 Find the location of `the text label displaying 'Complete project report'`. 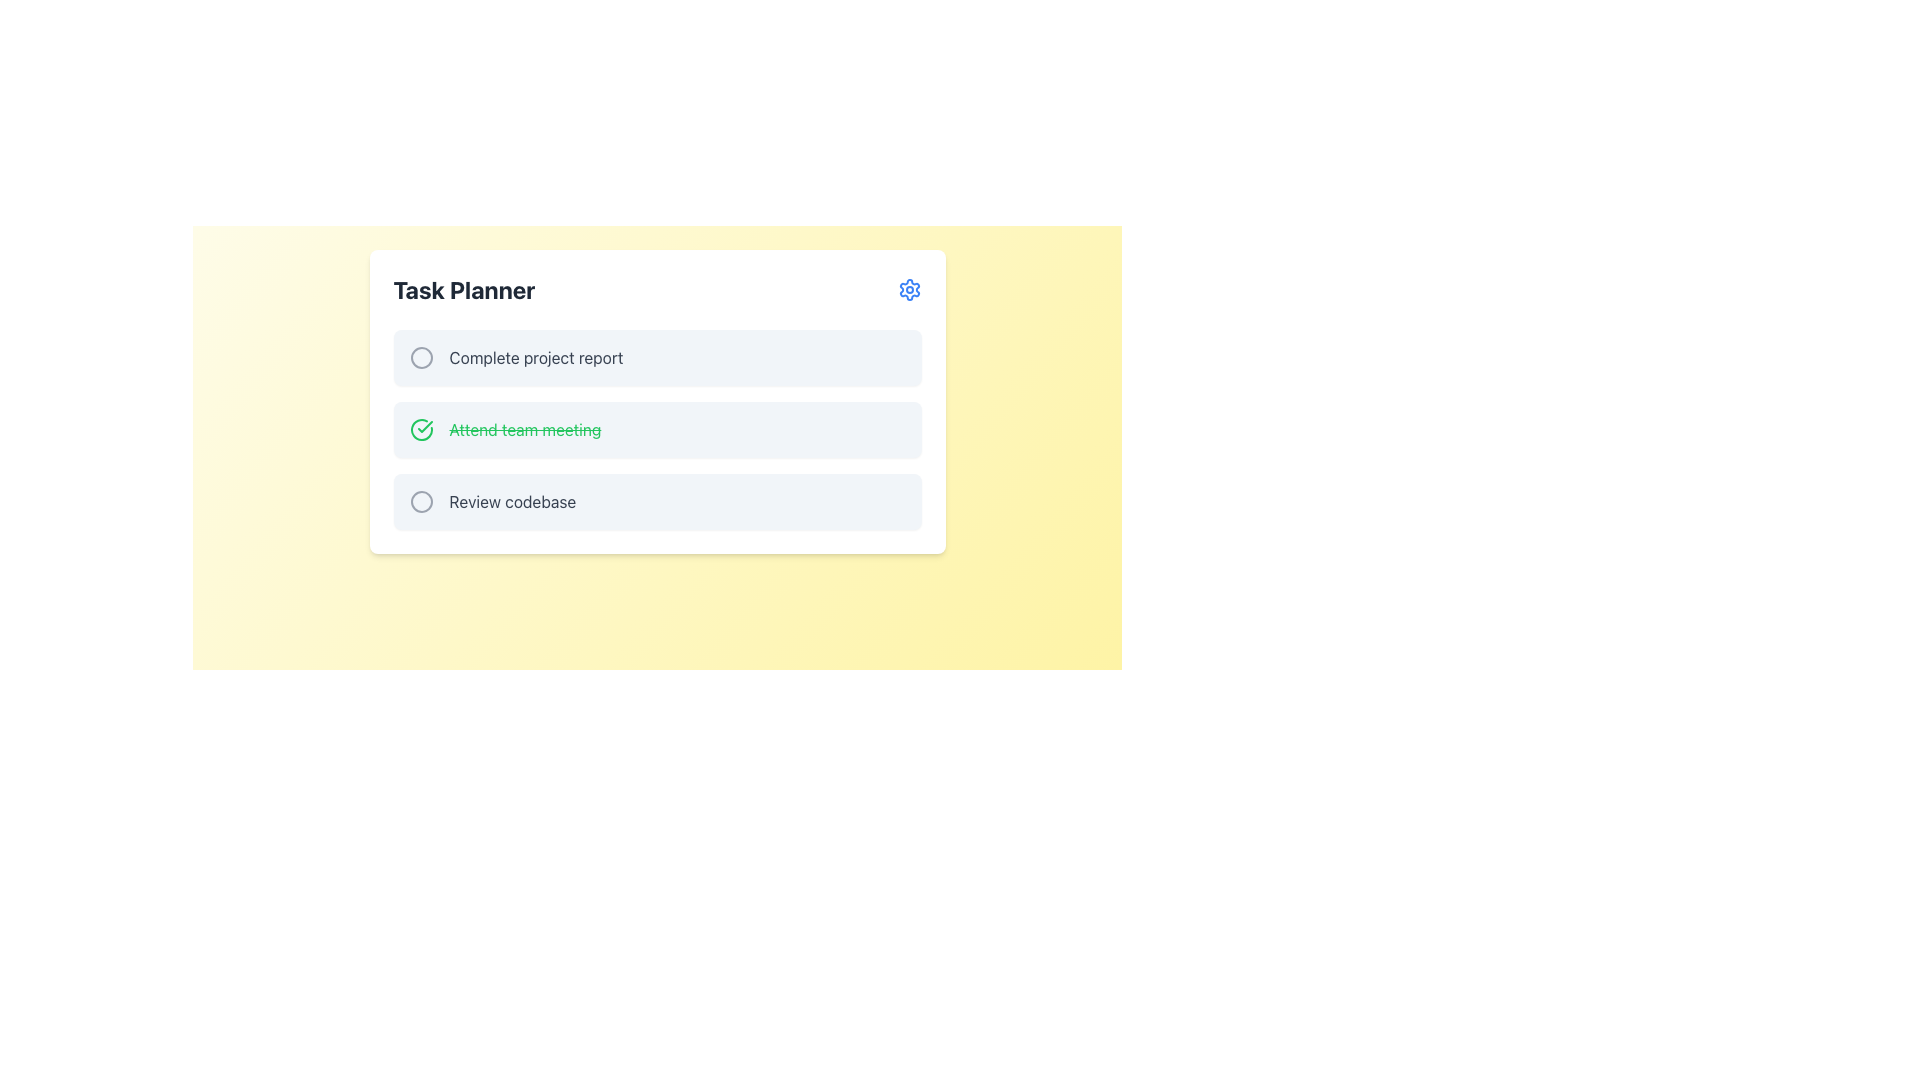

the text label displaying 'Complete project report' is located at coordinates (536, 357).